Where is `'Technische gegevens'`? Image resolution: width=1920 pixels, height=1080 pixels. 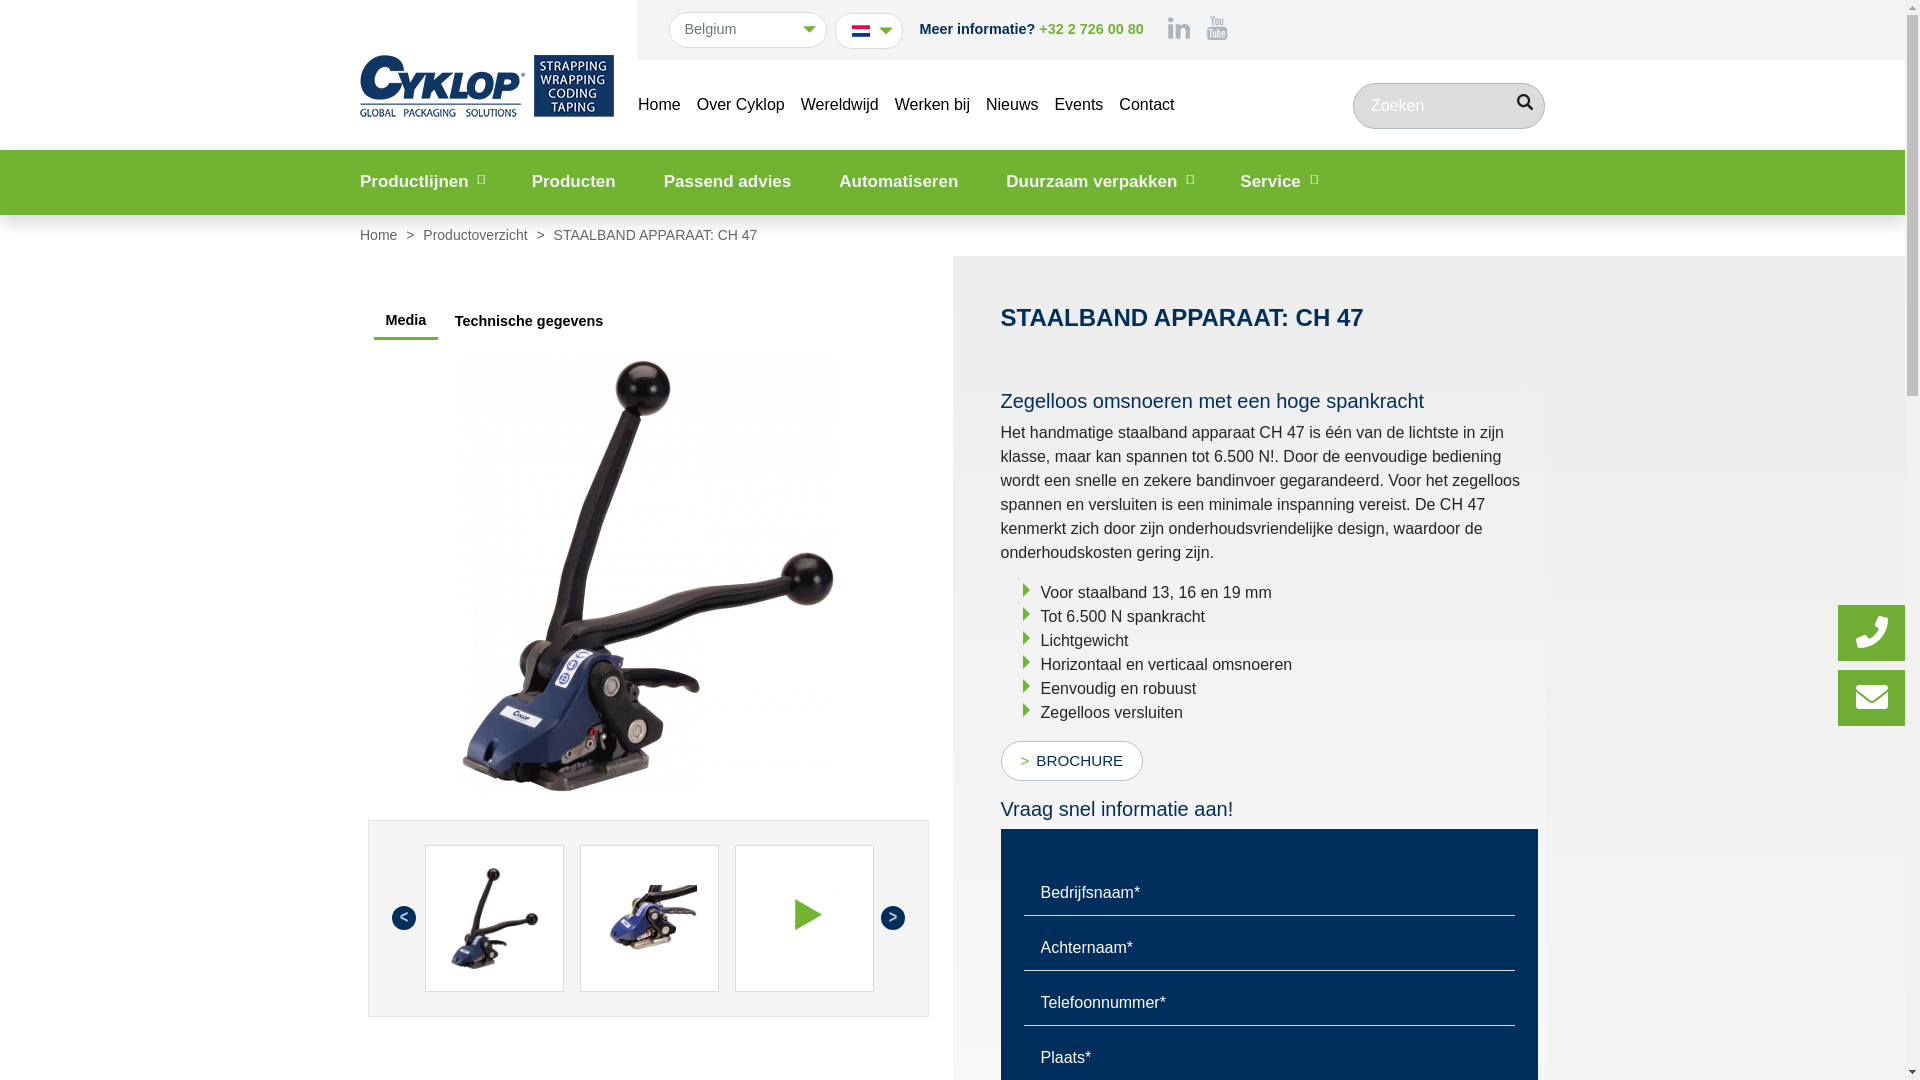 'Technische gegevens' is located at coordinates (529, 320).